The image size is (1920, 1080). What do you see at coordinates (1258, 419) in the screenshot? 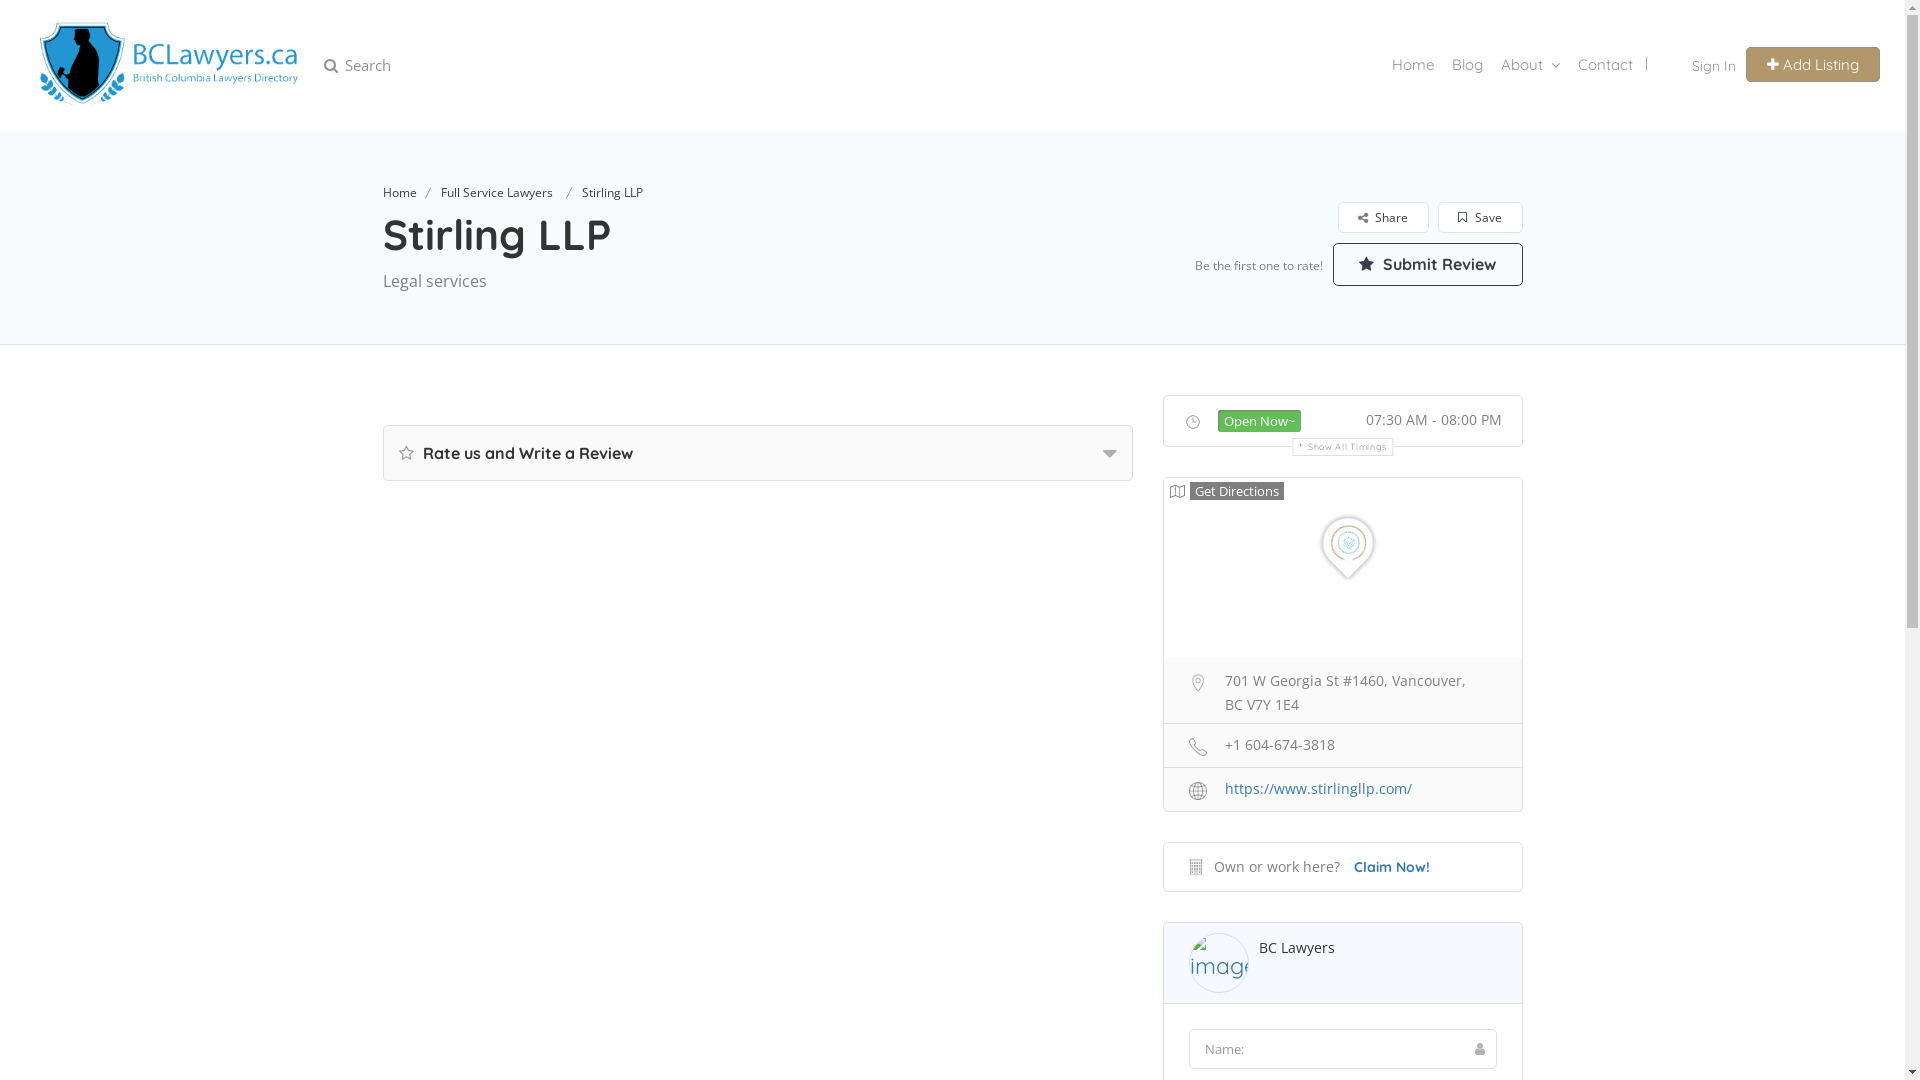
I see `'Open Now~'` at bounding box center [1258, 419].